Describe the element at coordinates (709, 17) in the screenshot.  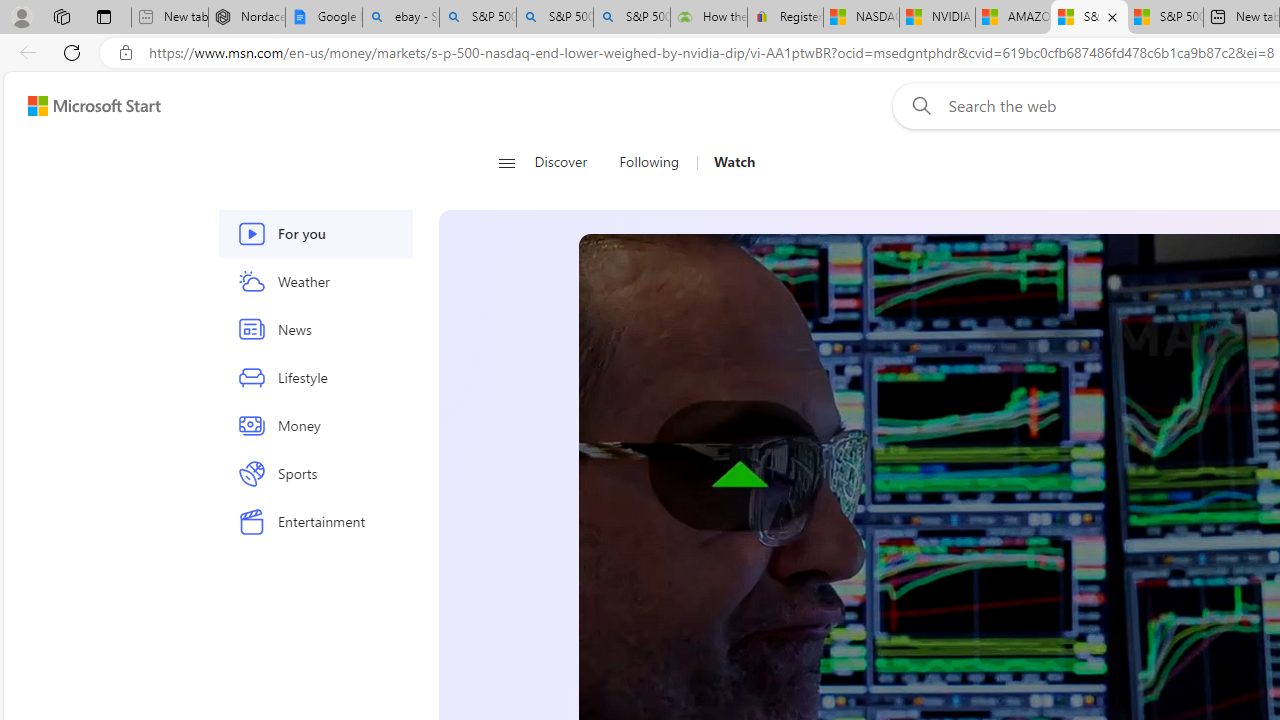
I see `'How the S&P 500 Performed During Major Market Crashes'` at that location.